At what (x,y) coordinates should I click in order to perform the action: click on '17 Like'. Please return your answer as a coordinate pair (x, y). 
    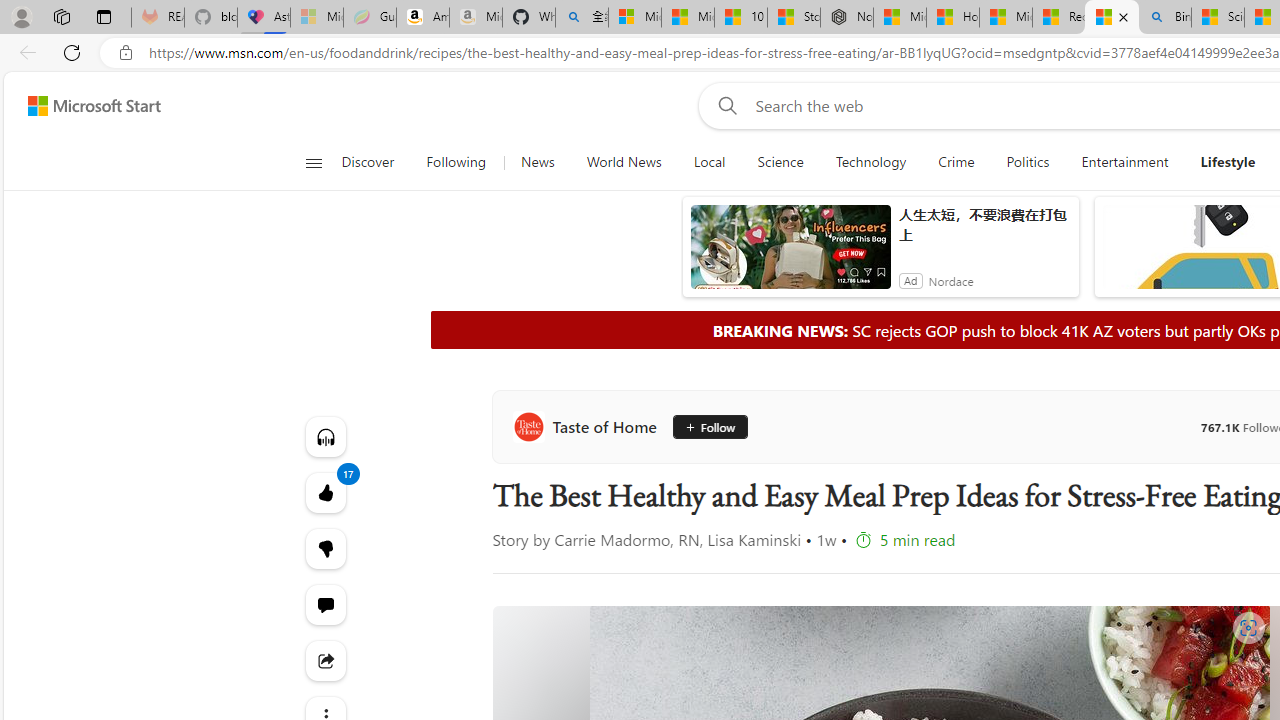
    Looking at the image, I should click on (325, 492).